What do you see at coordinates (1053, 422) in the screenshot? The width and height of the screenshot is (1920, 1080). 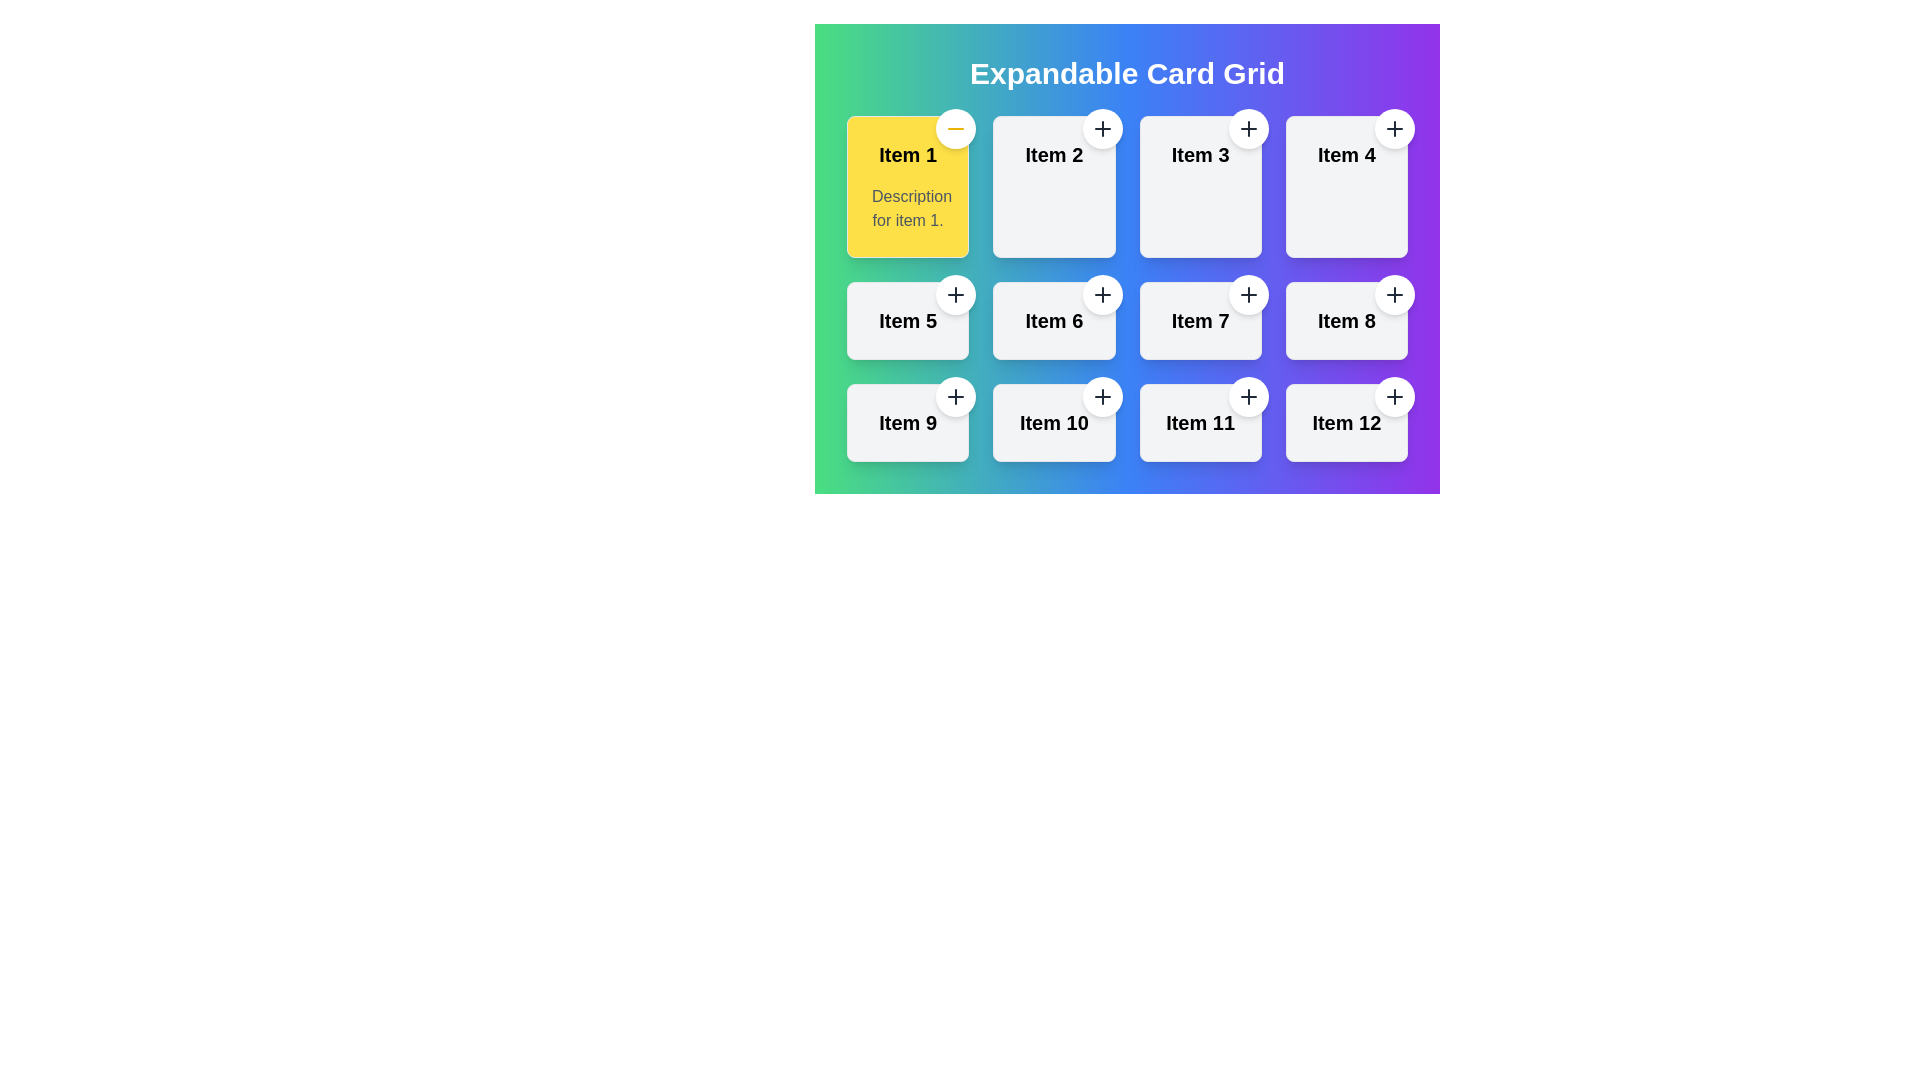 I see `the text label that displays the card's title, located in the bottom third of the card, centered horizontally within the 10th card of the grid layout` at bounding box center [1053, 422].